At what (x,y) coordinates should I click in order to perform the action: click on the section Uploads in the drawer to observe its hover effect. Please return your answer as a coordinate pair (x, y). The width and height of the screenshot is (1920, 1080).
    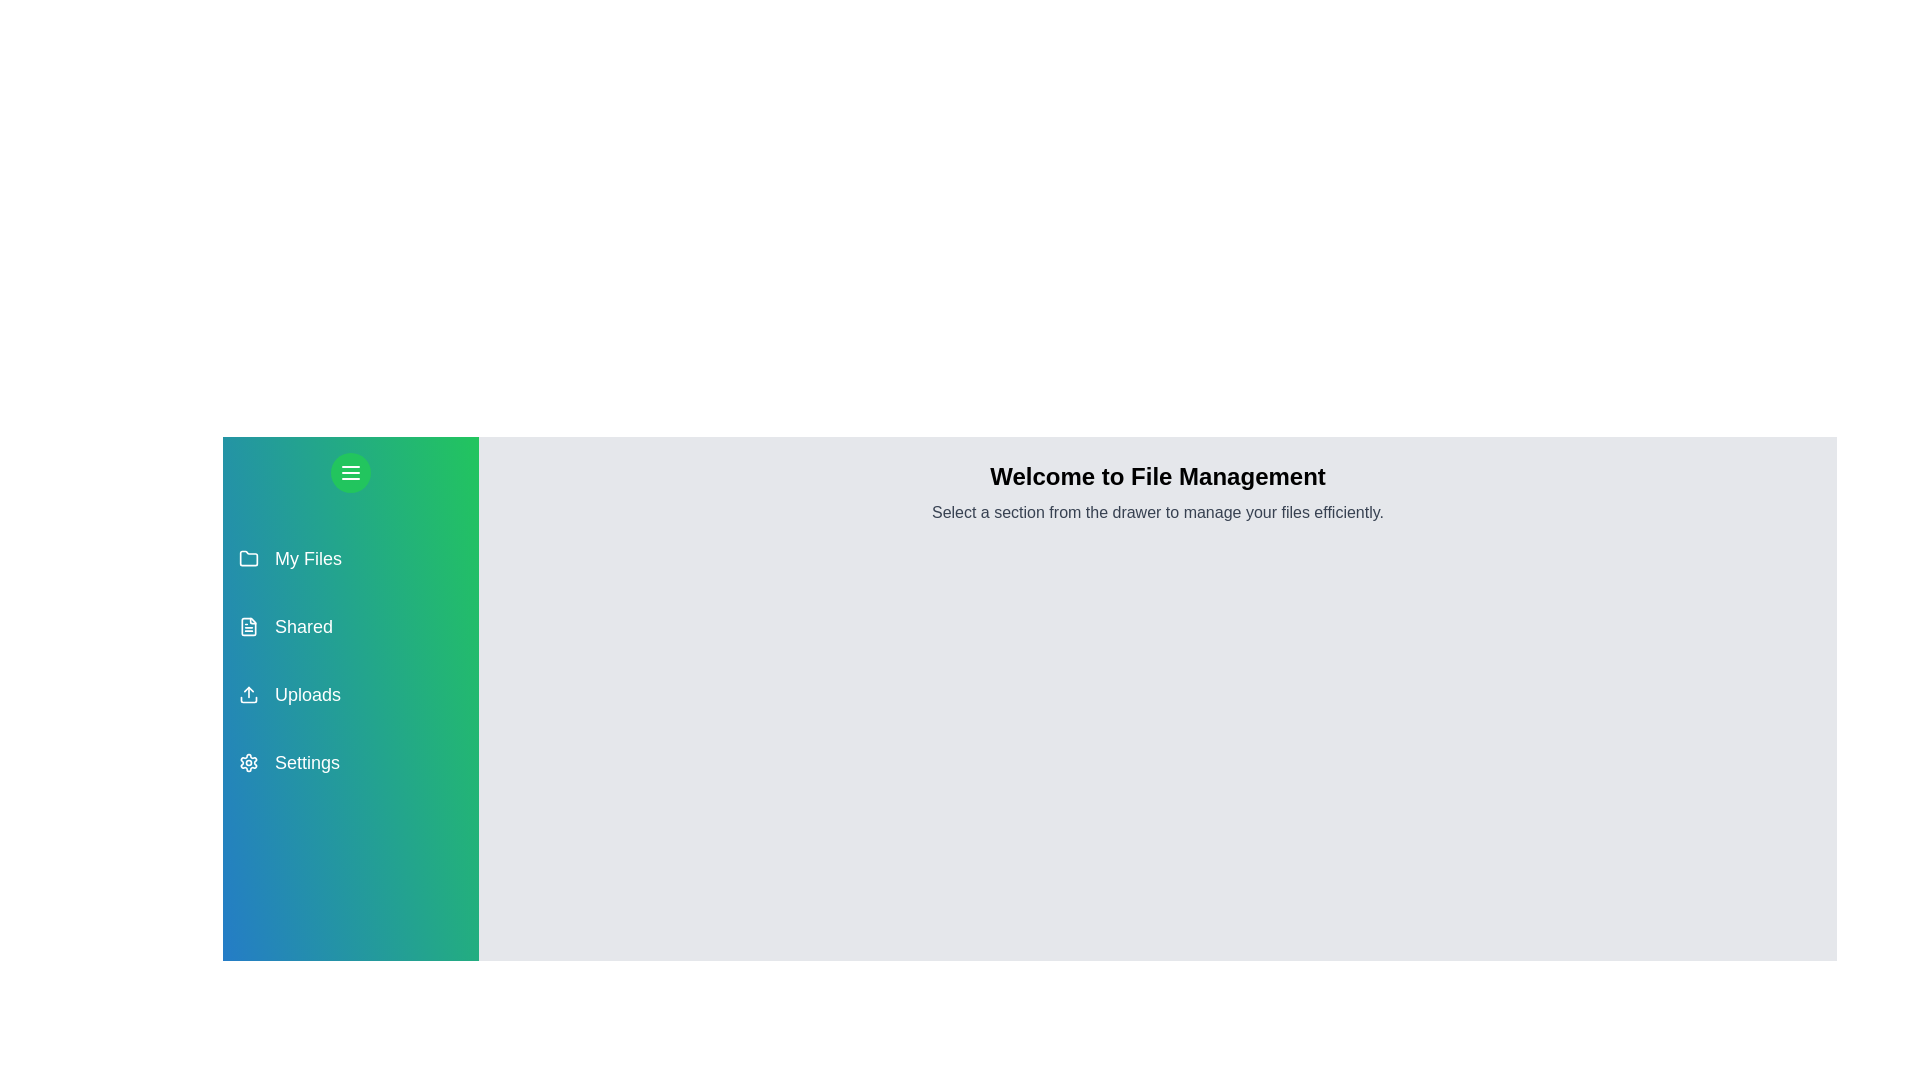
    Looking at the image, I should click on (350, 693).